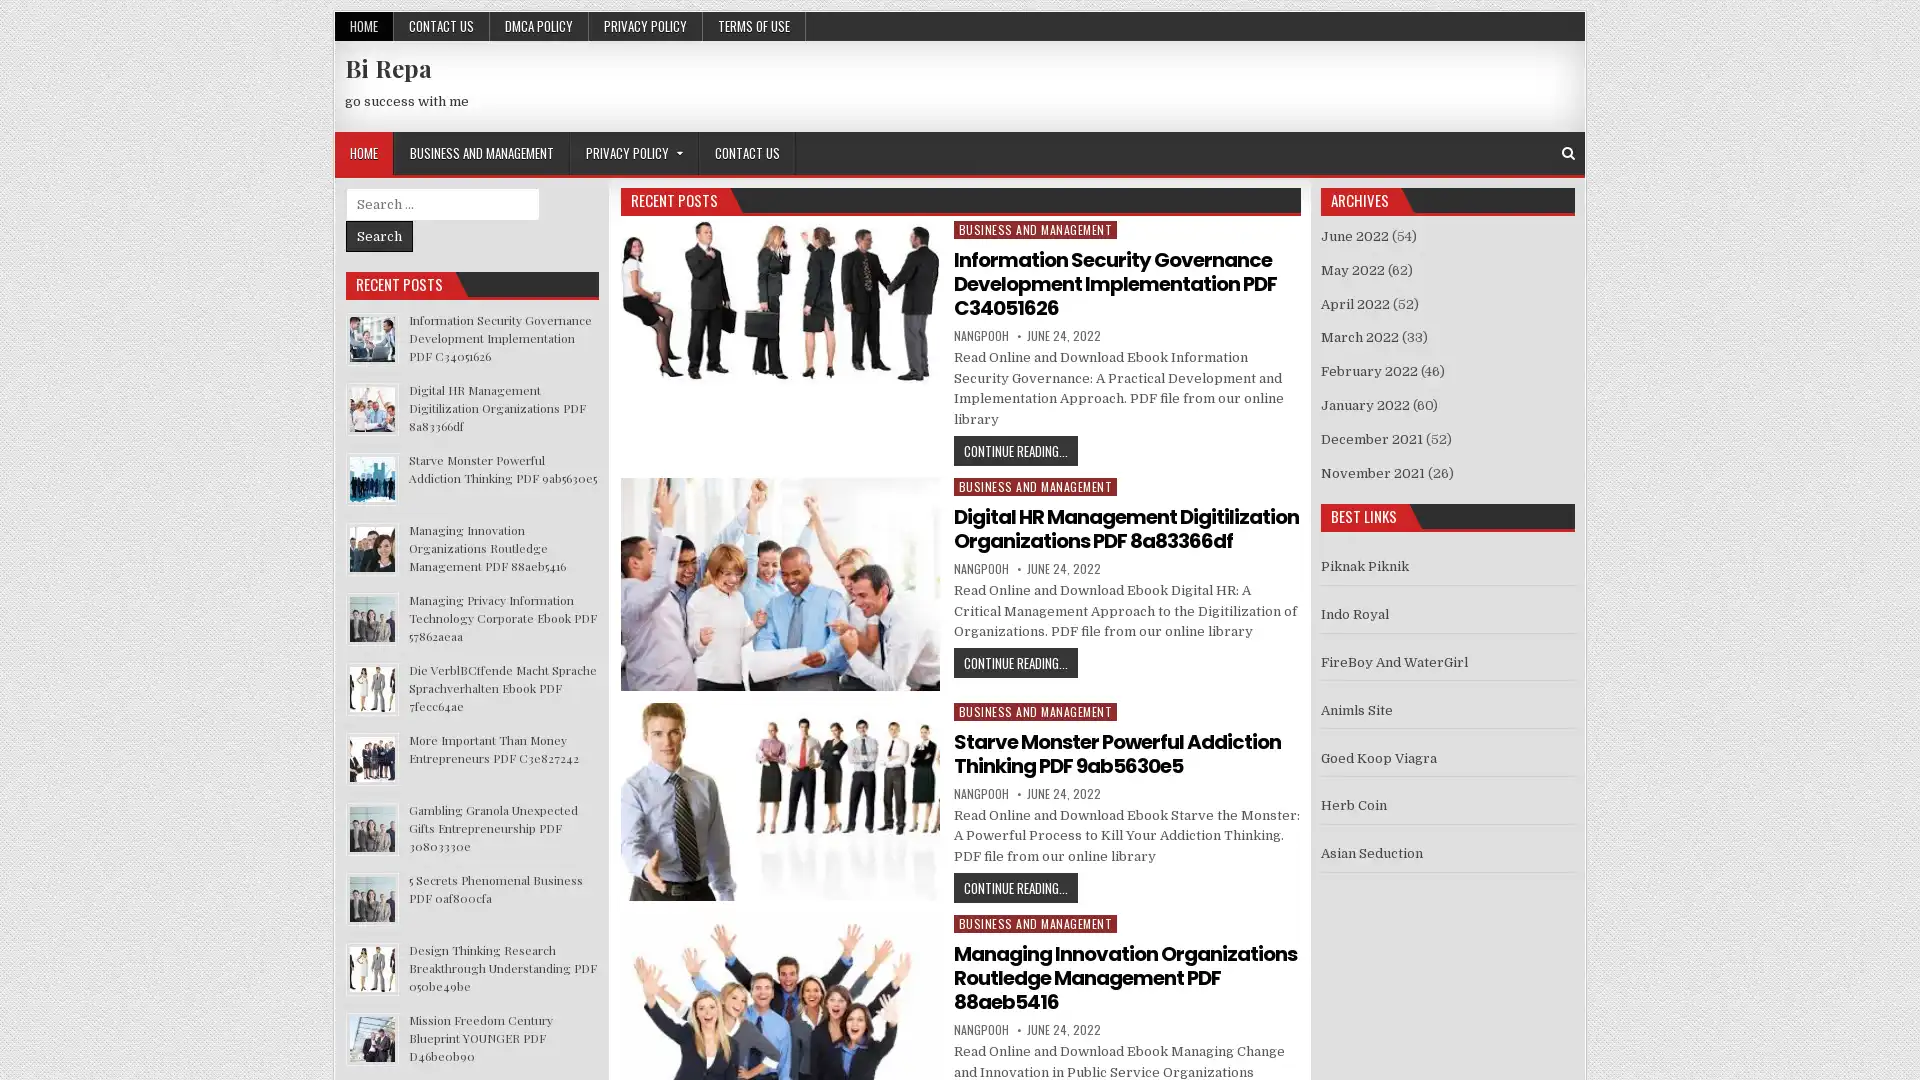 The height and width of the screenshot is (1080, 1920). I want to click on Search, so click(378, 235).